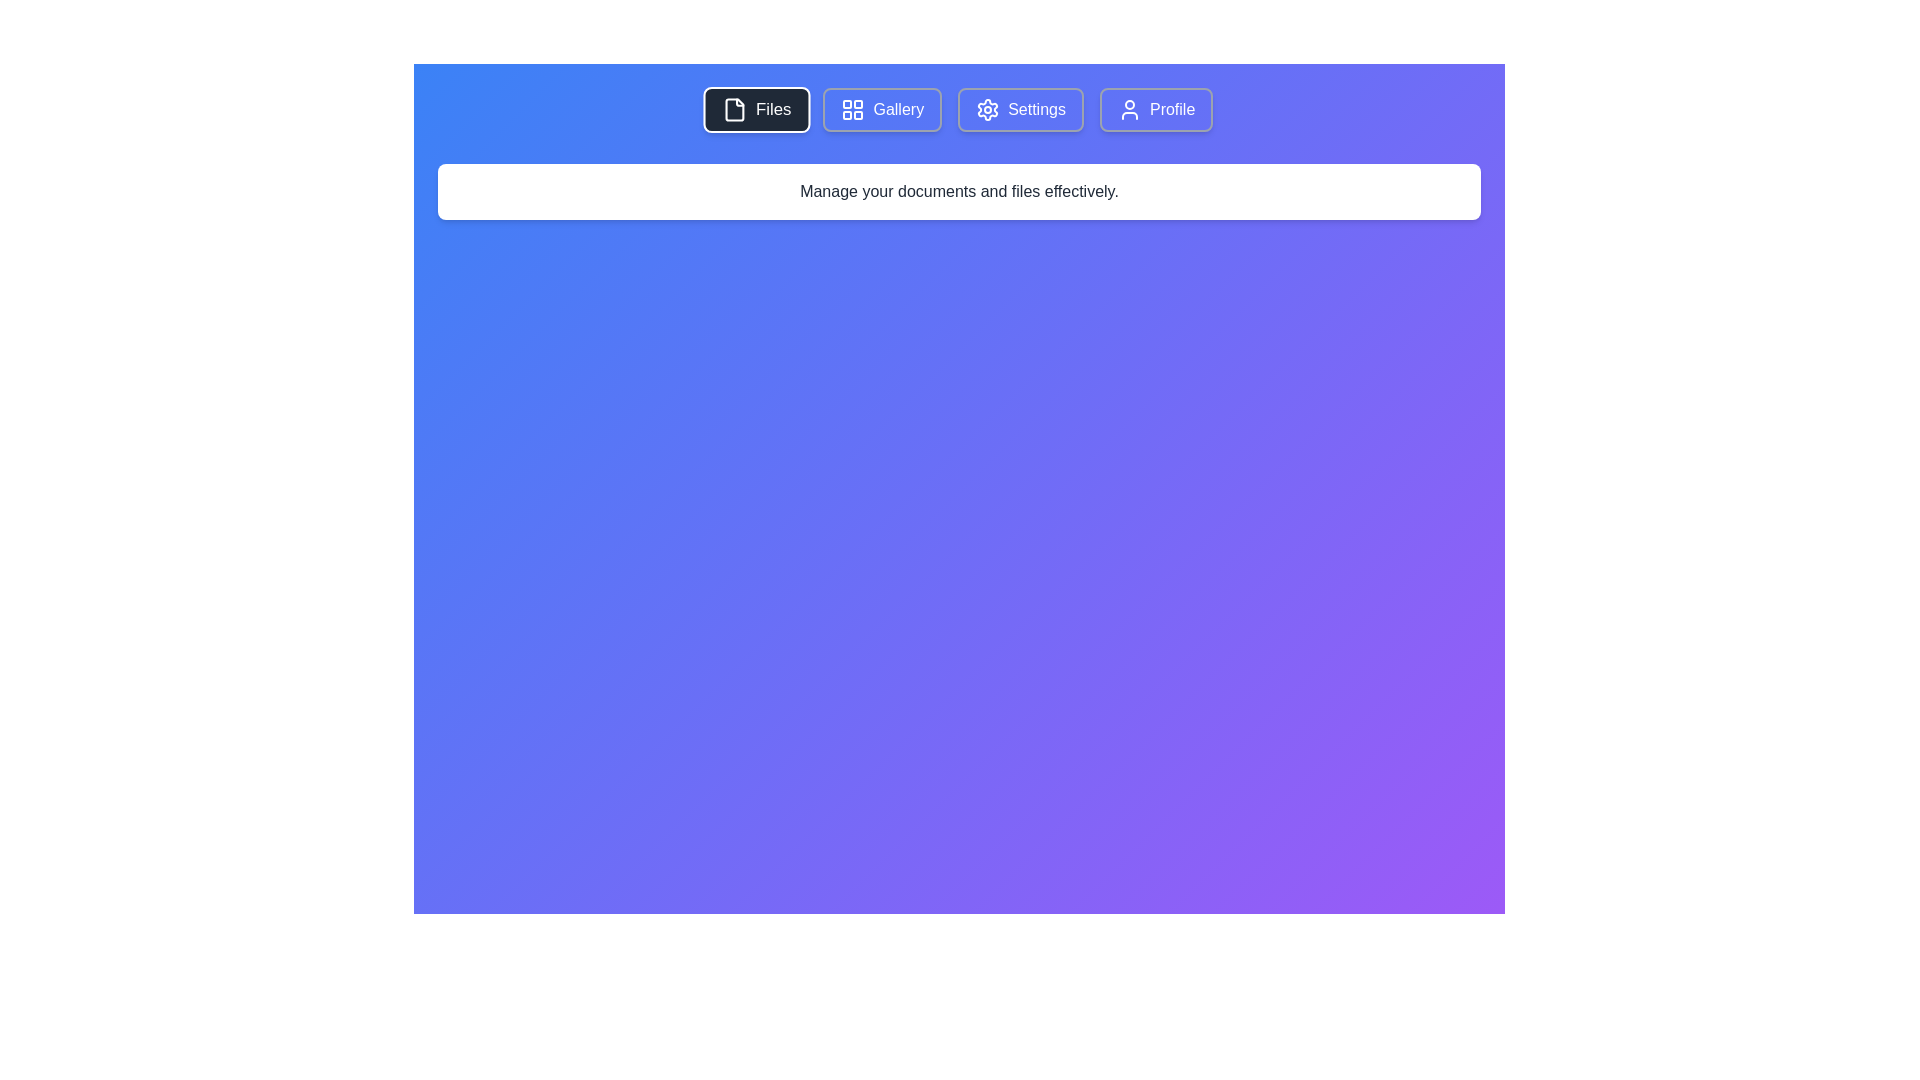  What do you see at coordinates (733, 110) in the screenshot?
I see `the document icon associated with the 'Files' button in the top-left segment of the interface` at bounding box center [733, 110].